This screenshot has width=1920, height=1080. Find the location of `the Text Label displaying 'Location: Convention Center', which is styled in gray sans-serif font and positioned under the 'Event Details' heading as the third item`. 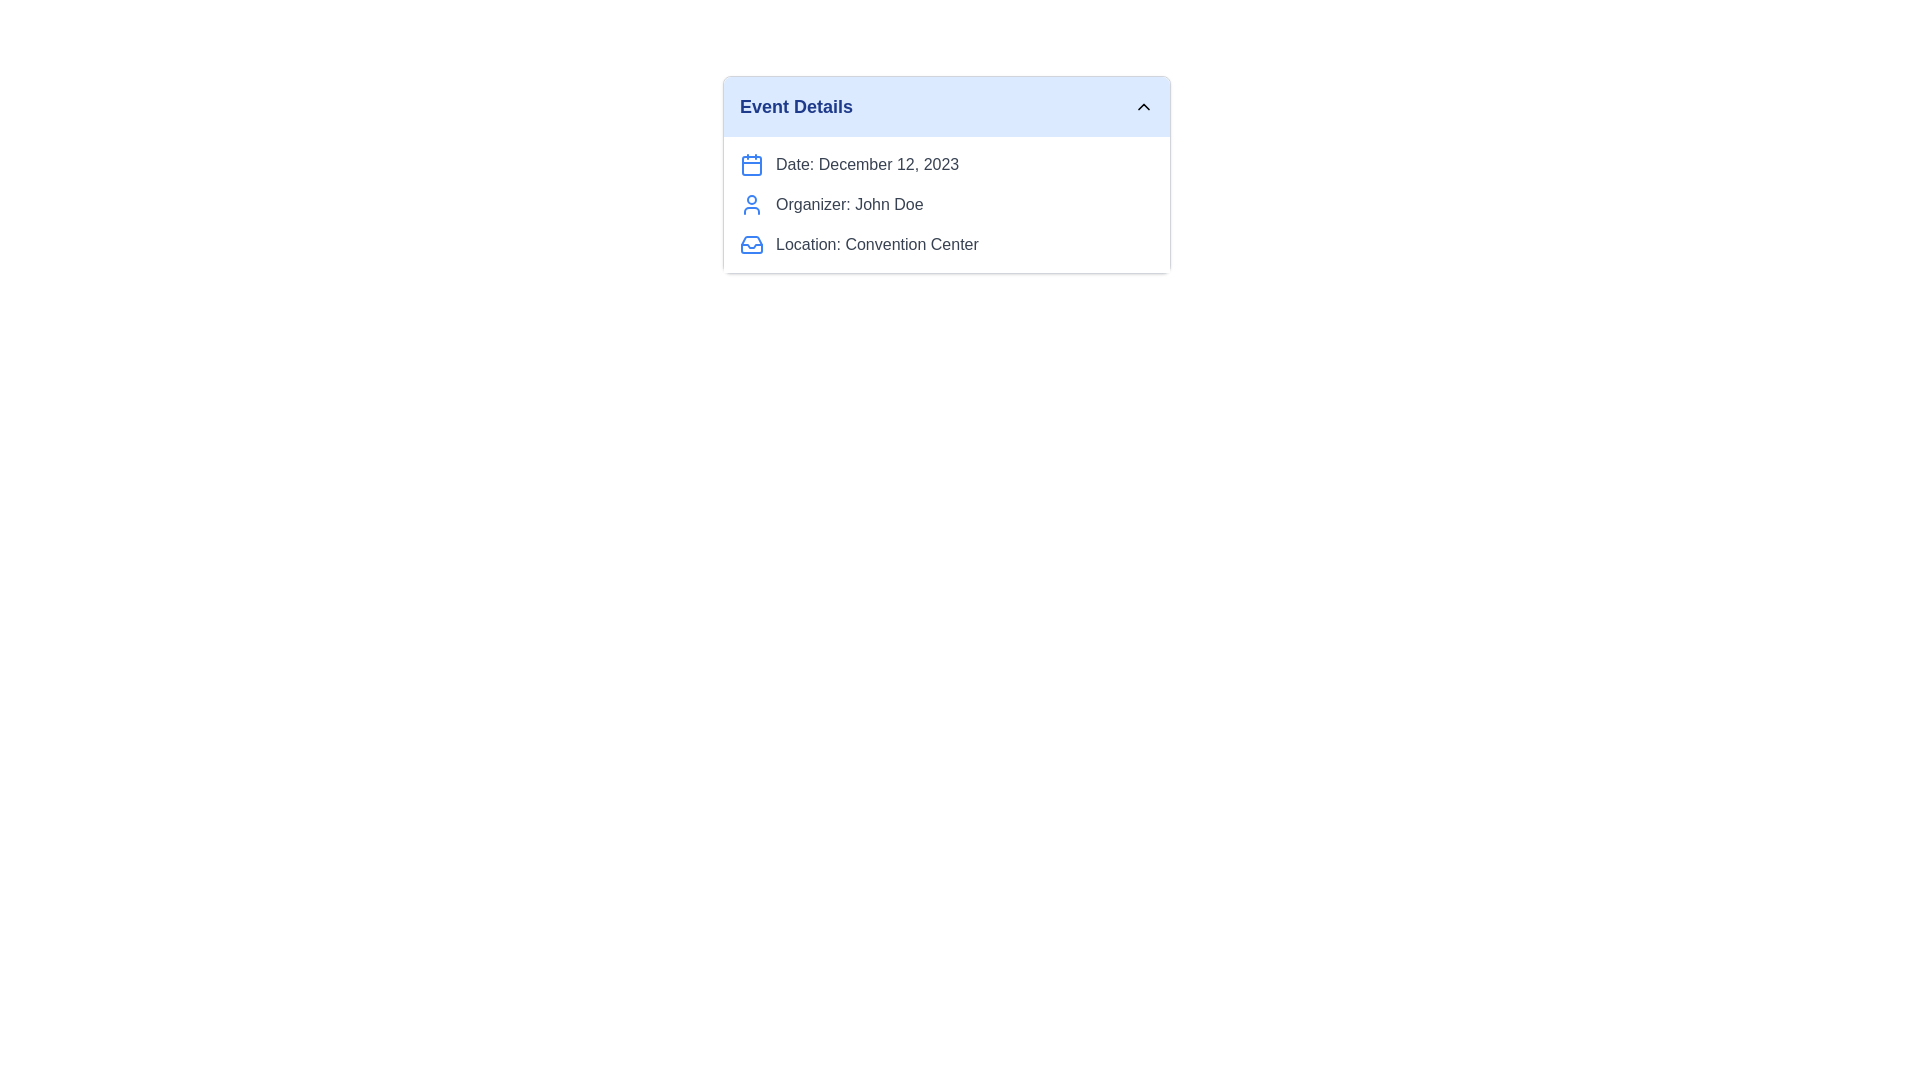

the Text Label displaying 'Location: Convention Center', which is styled in gray sans-serif font and positioned under the 'Event Details' heading as the third item is located at coordinates (877, 244).